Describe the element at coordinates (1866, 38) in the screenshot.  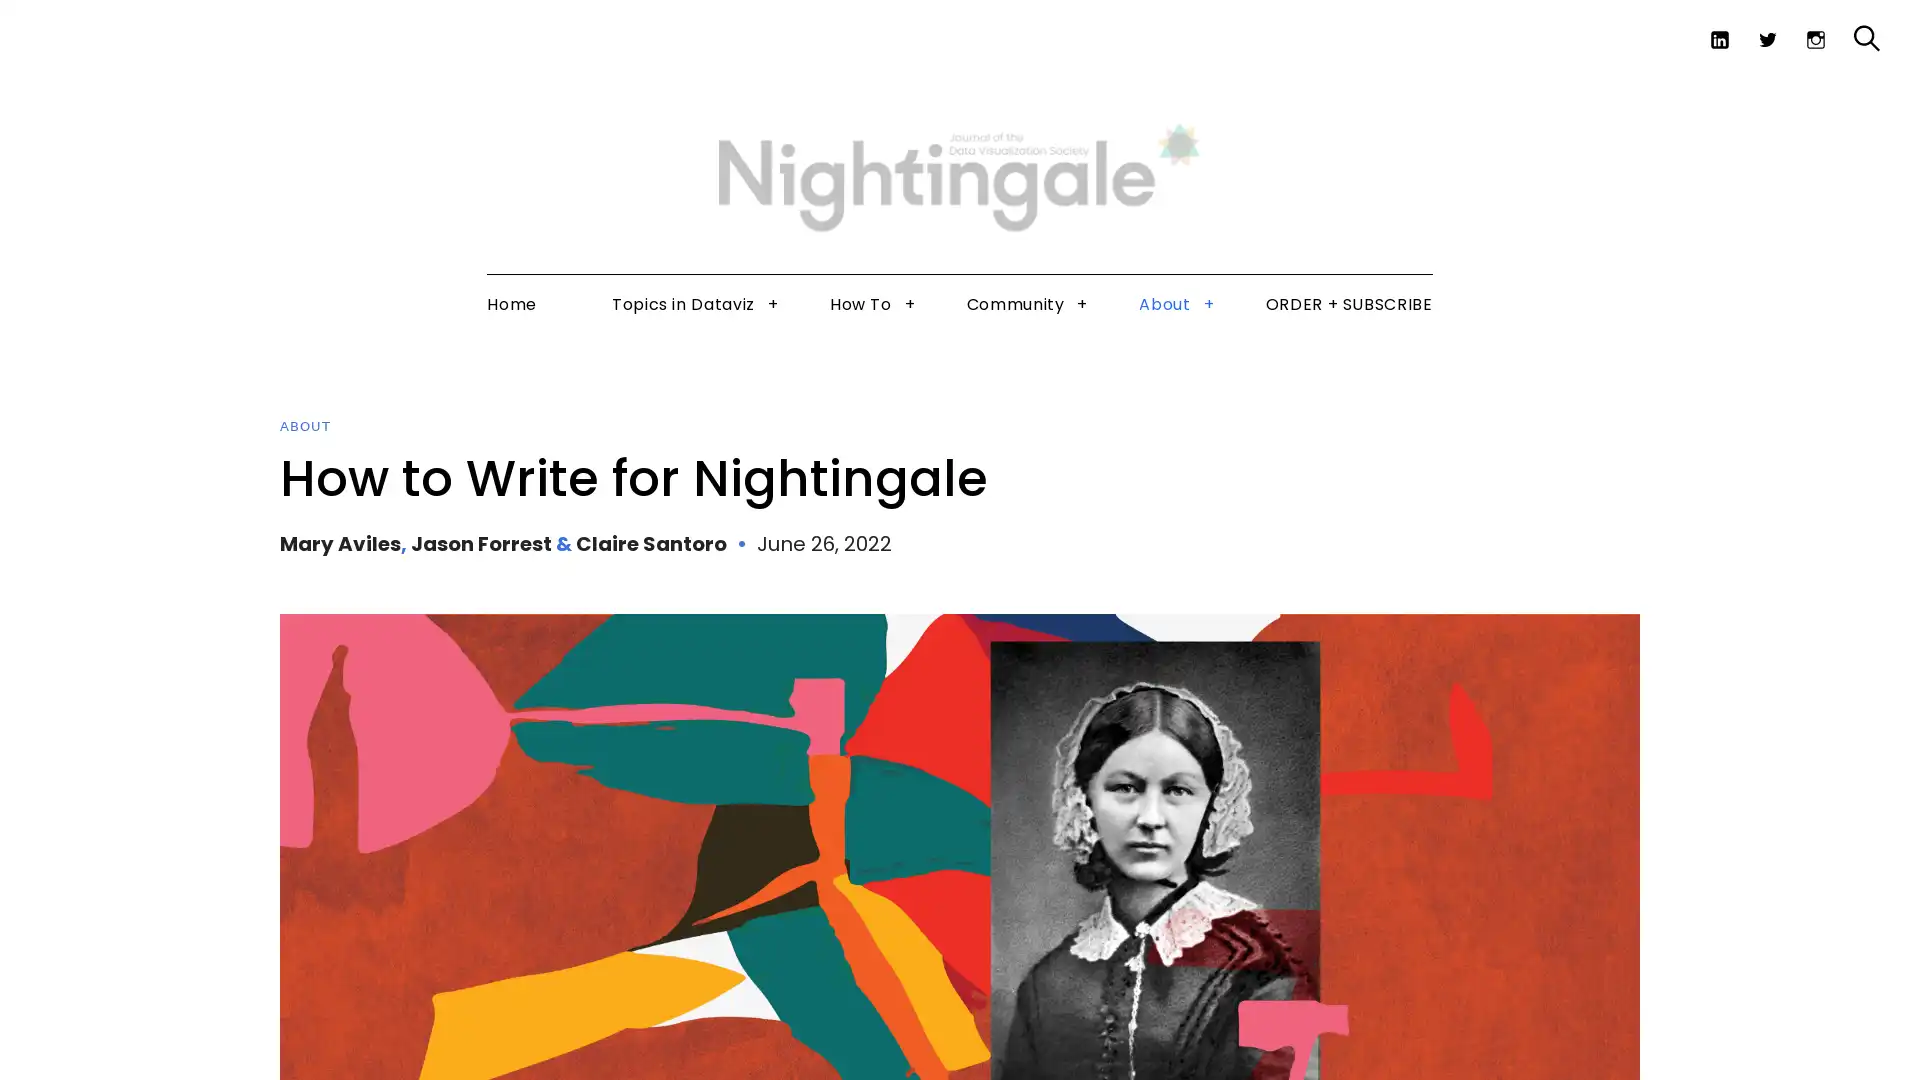
I see `Search` at that location.